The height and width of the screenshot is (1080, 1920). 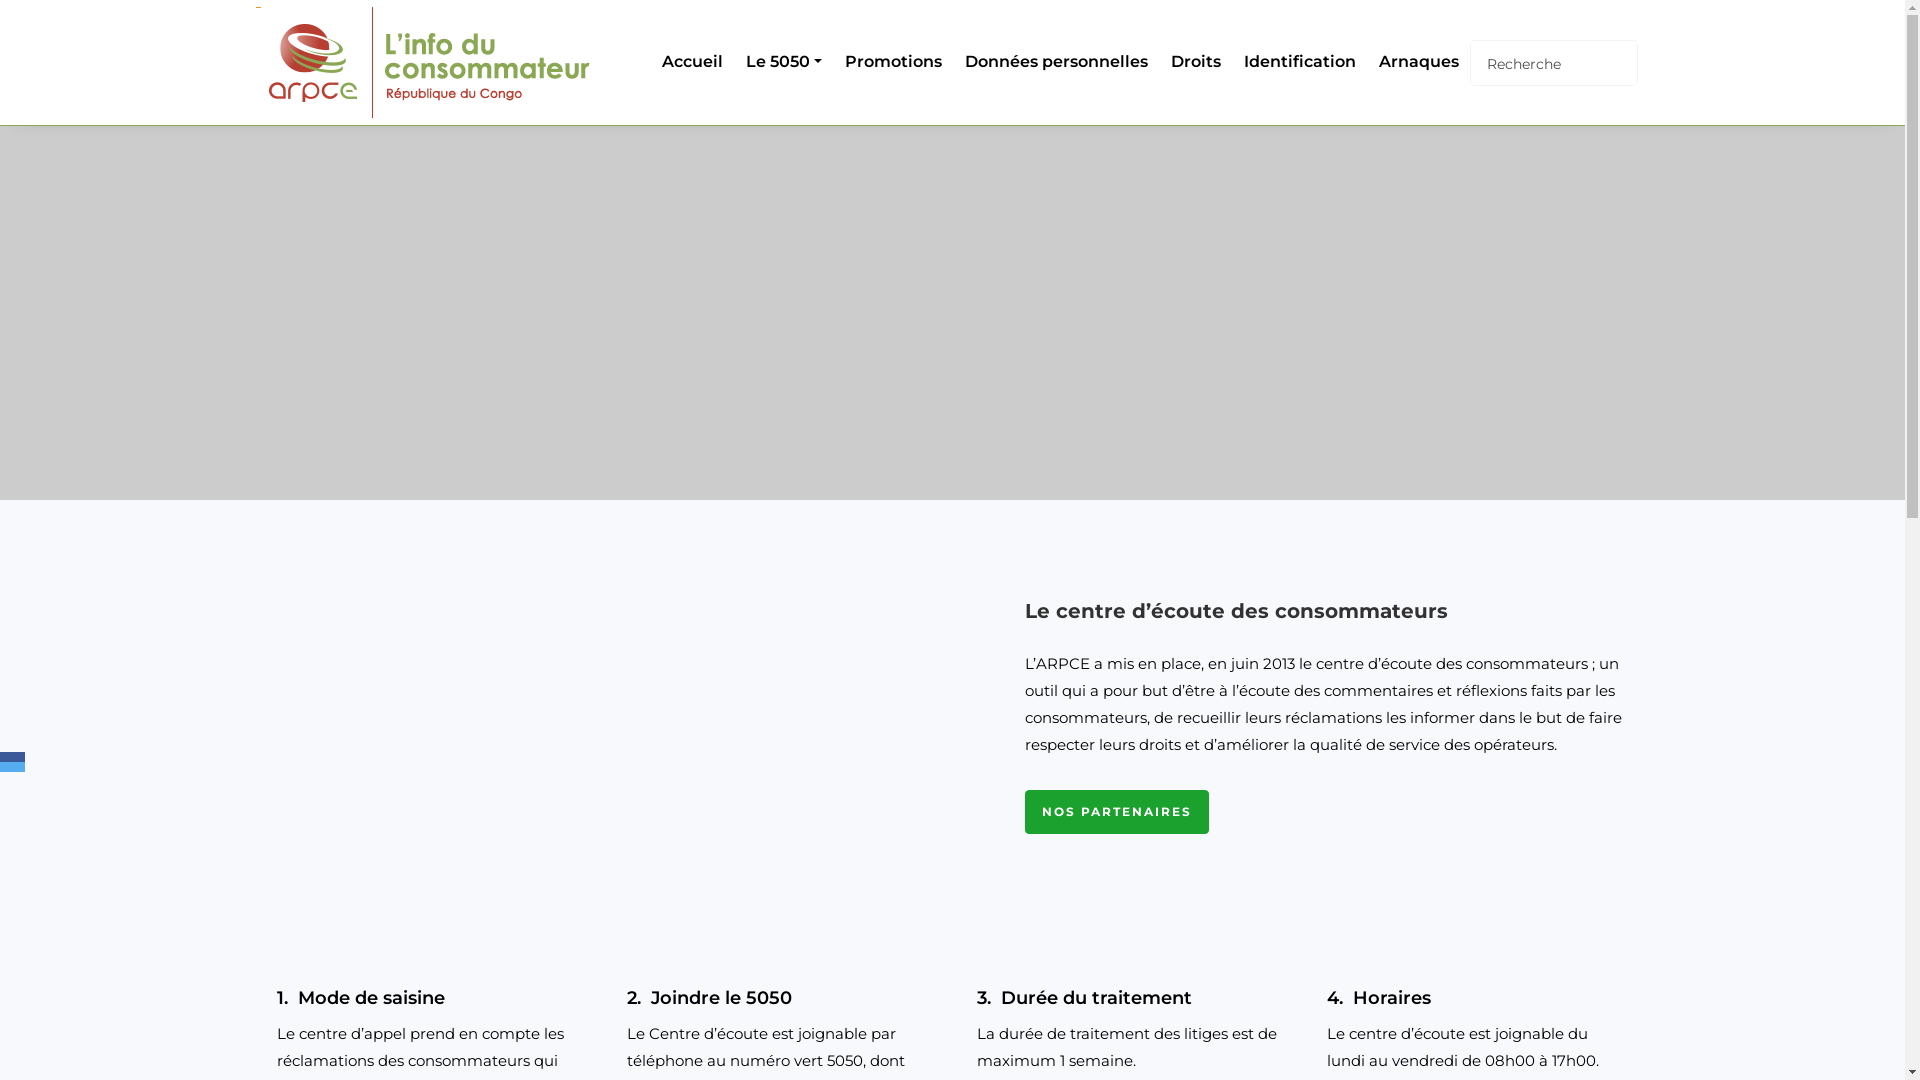 I want to click on 'Promotions', so click(x=888, y=61).